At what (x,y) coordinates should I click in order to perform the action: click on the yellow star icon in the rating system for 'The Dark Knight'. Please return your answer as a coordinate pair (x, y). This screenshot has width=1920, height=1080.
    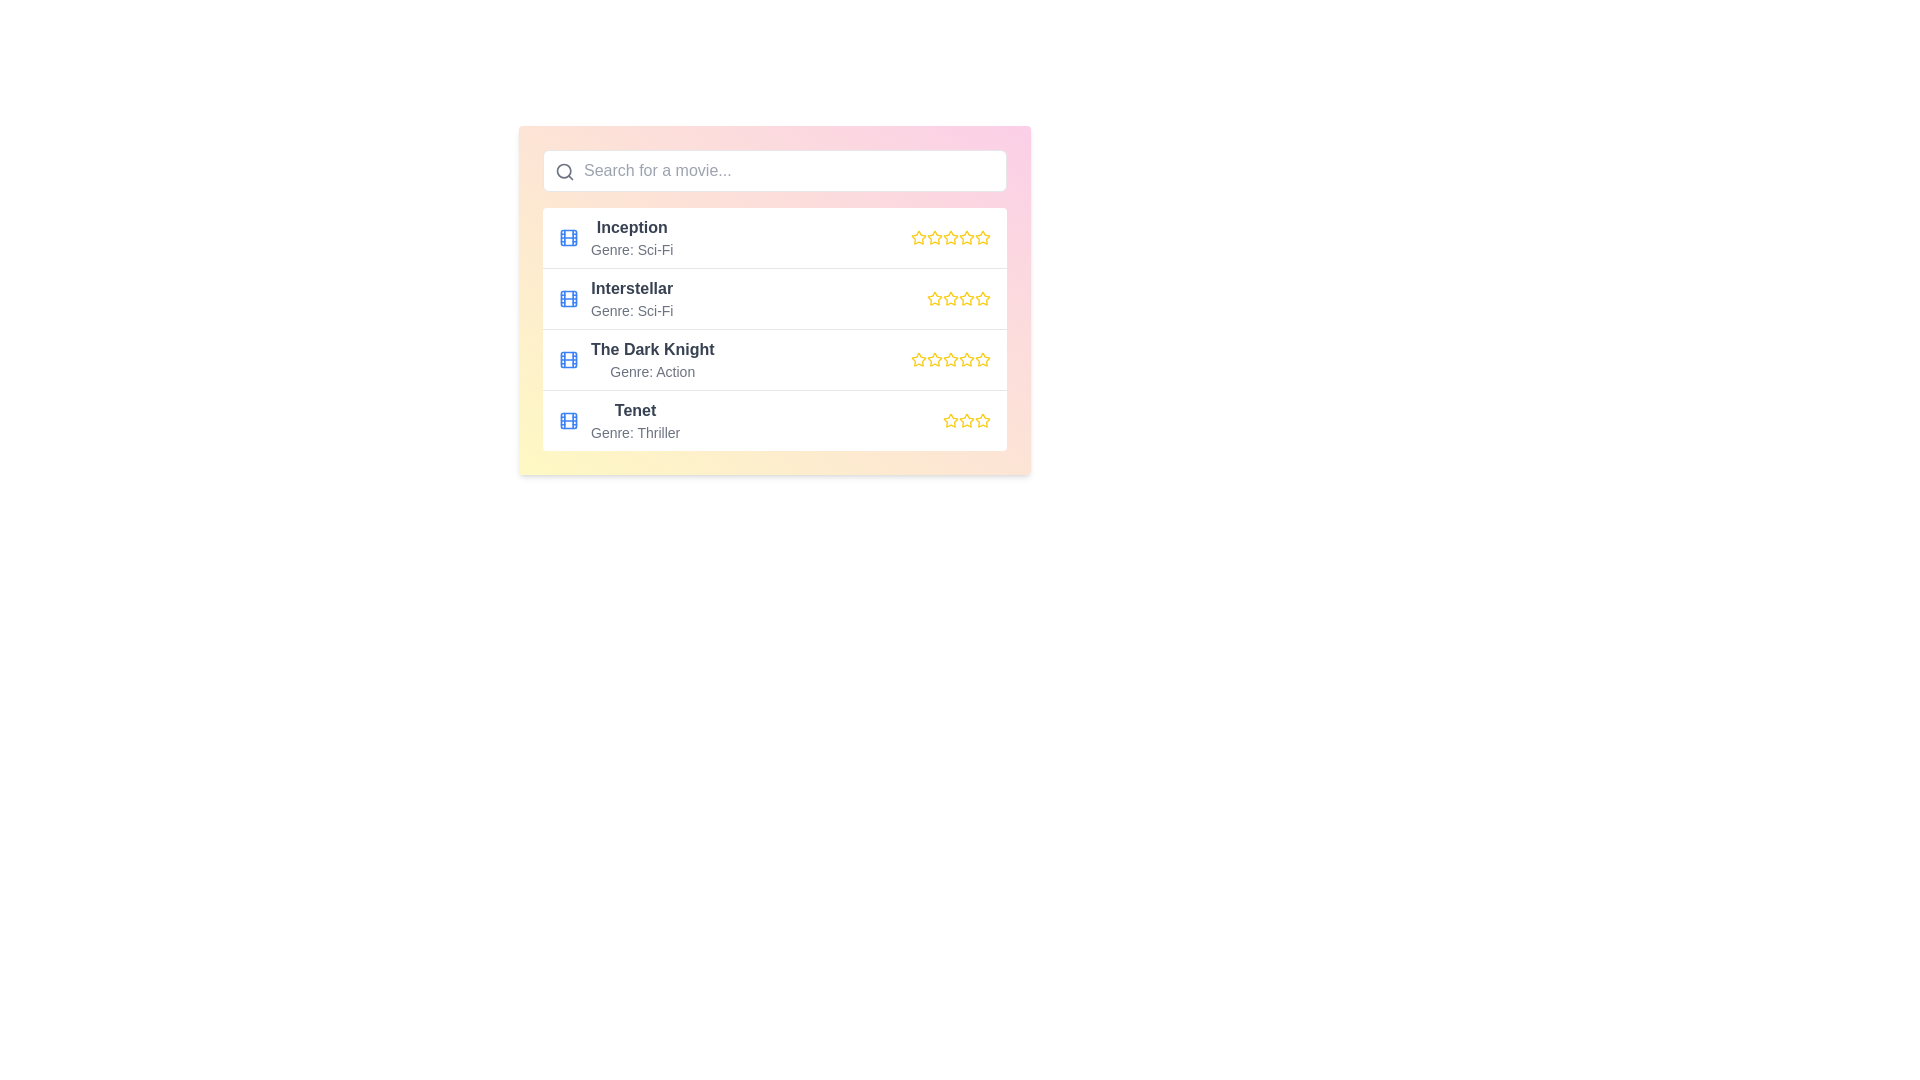
    Looking at the image, I should click on (949, 358).